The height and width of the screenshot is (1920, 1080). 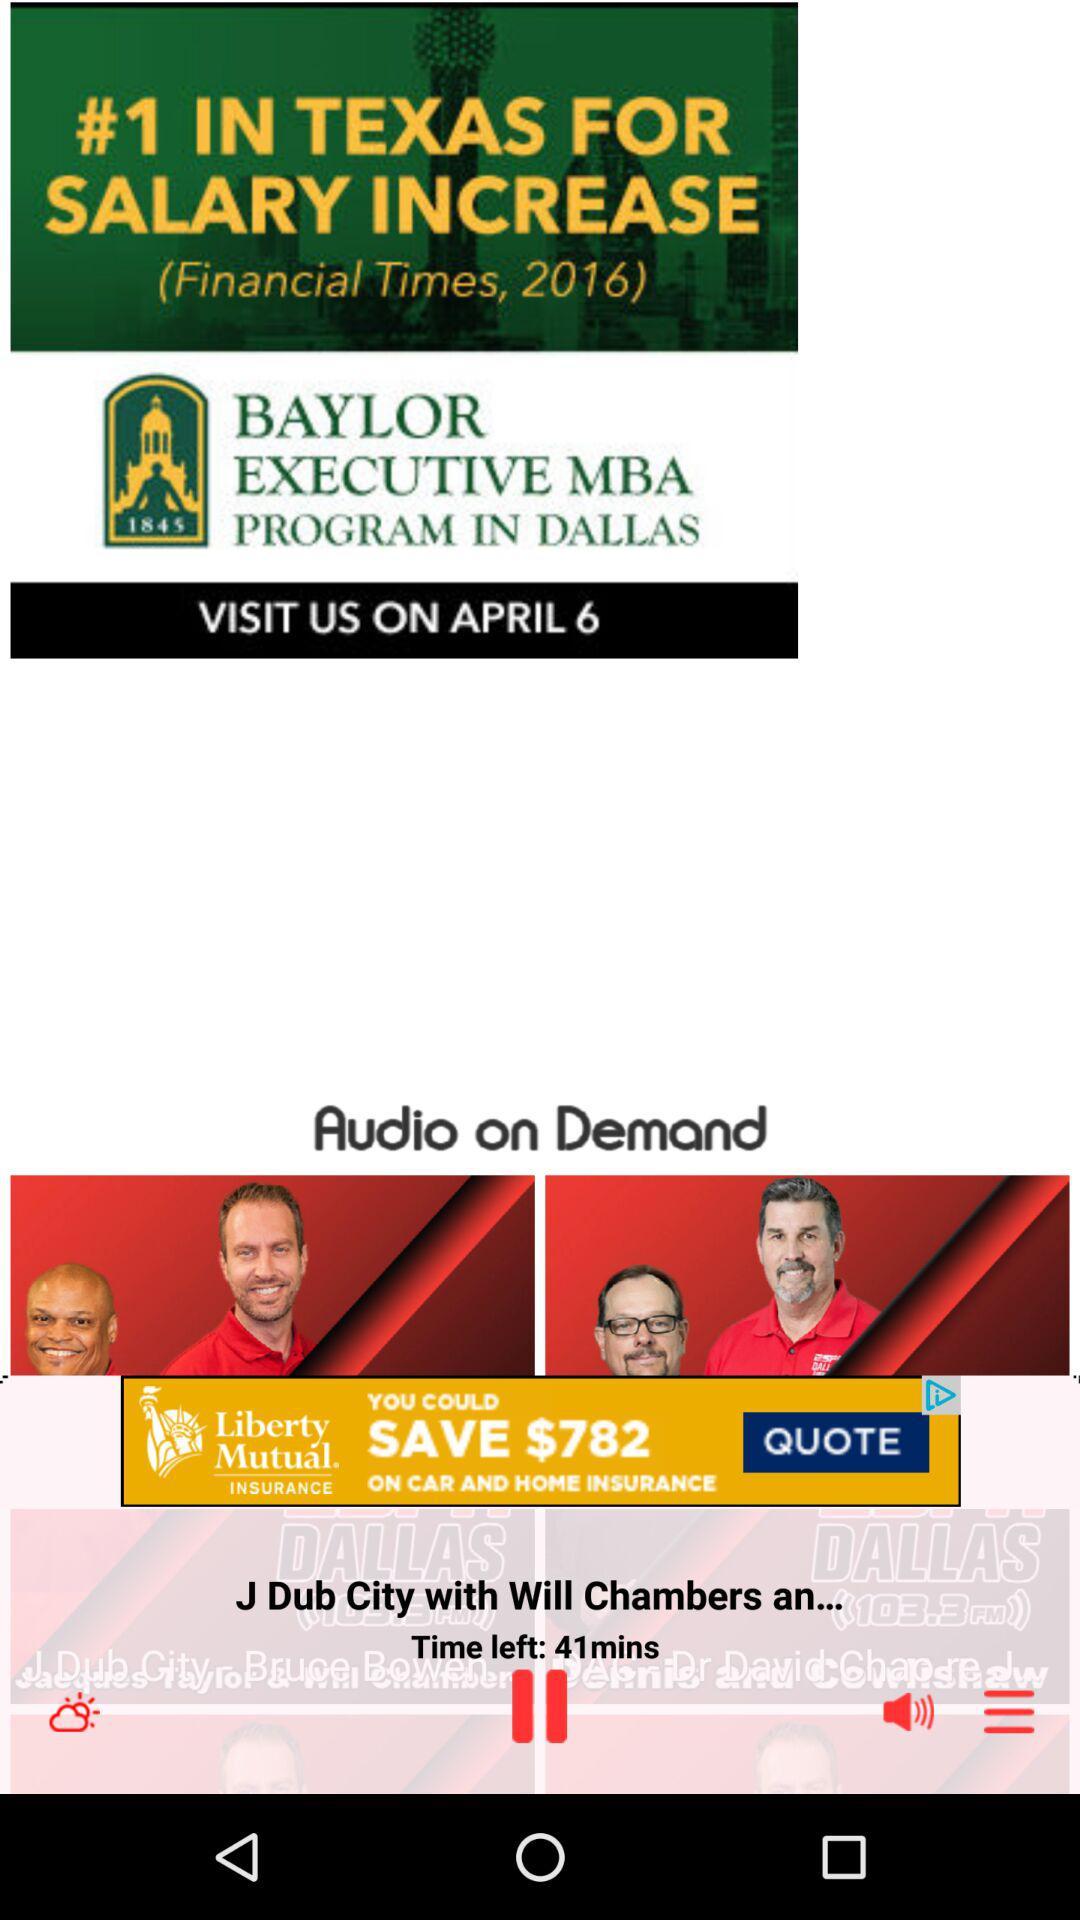 What do you see at coordinates (538, 1705) in the screenshot?
I see `pause the audio` at bounding box center [538, 1705].